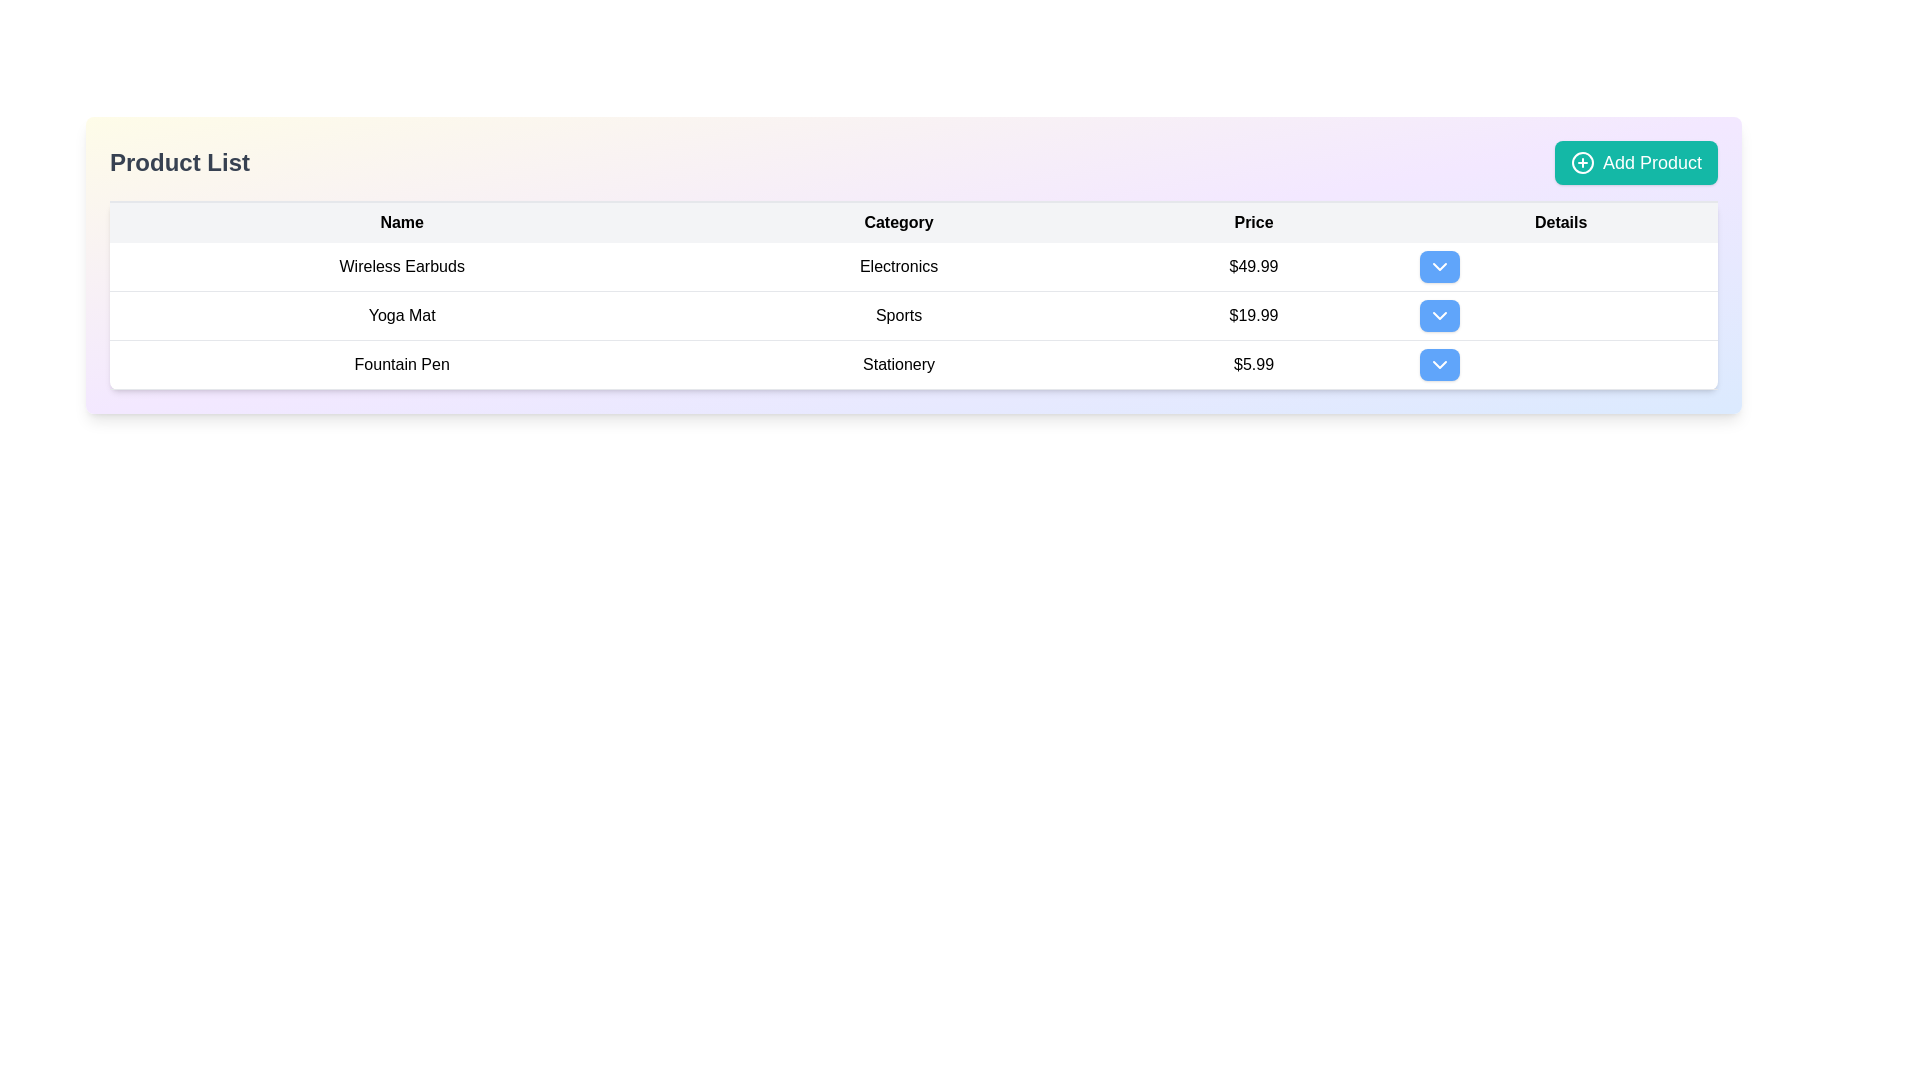  I want to click on the blue button with a chevron-down icon in white located in the 'Details' column of the first row in a table, so click(1440, 265).